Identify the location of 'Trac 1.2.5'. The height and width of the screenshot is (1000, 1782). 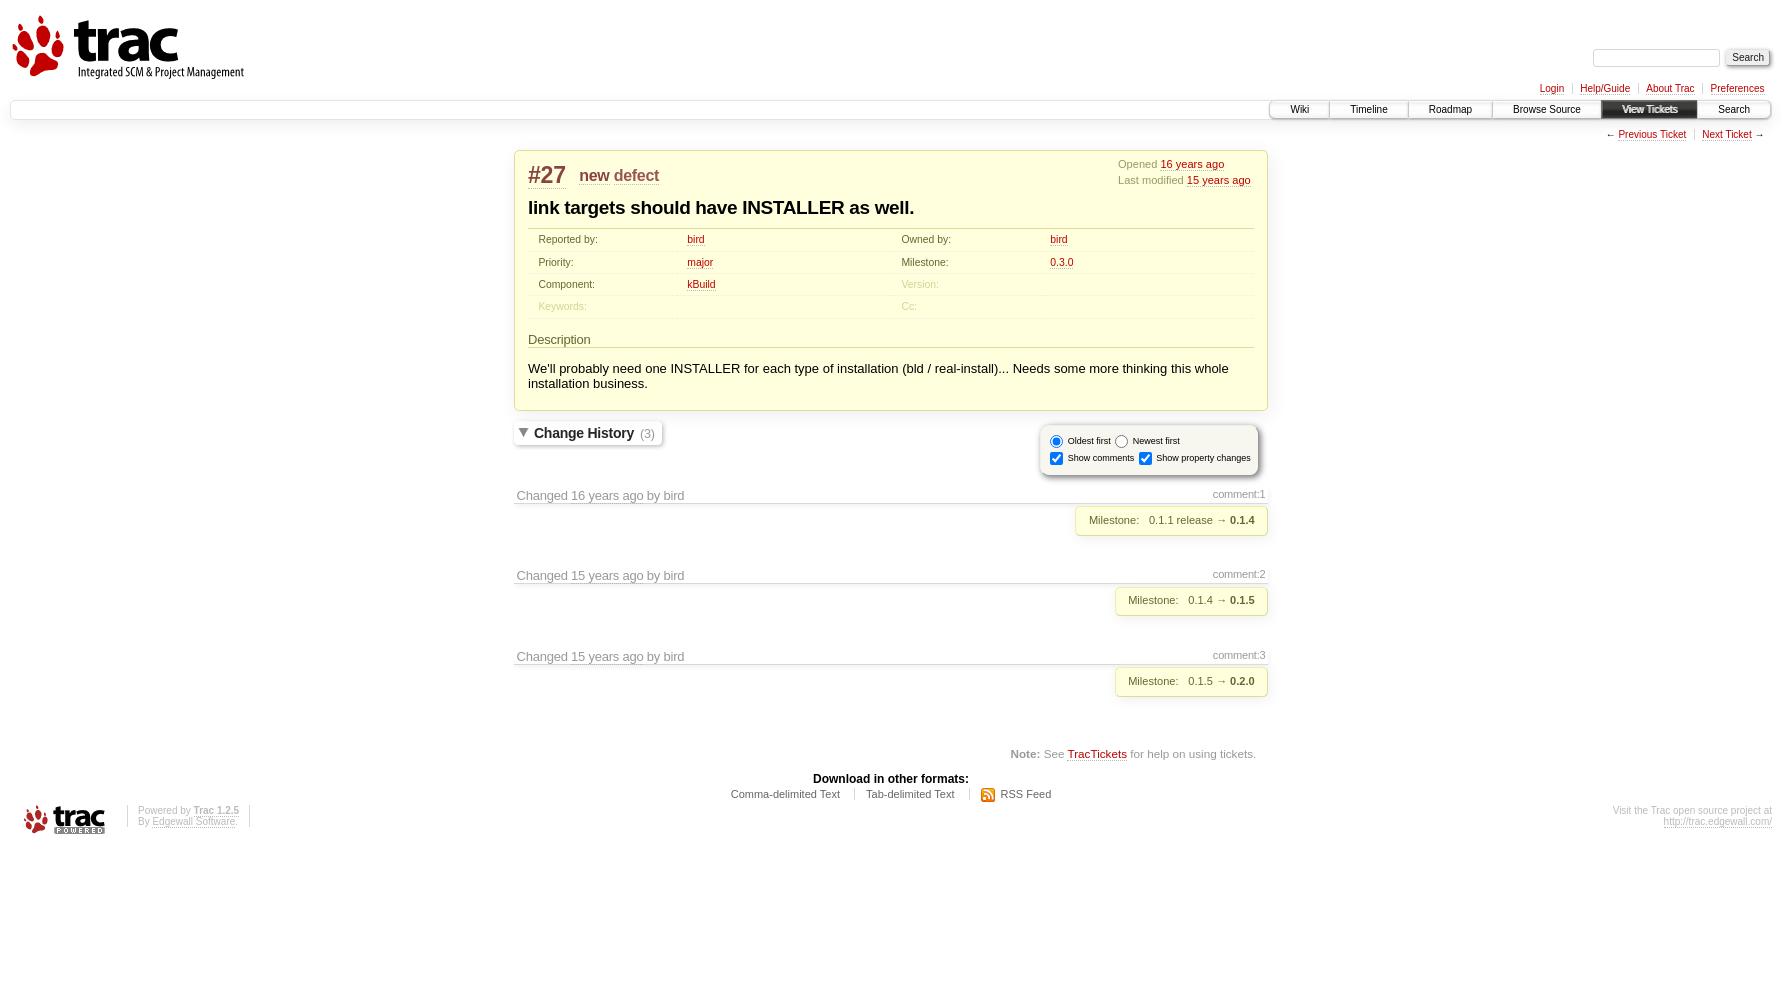
(215, 810).